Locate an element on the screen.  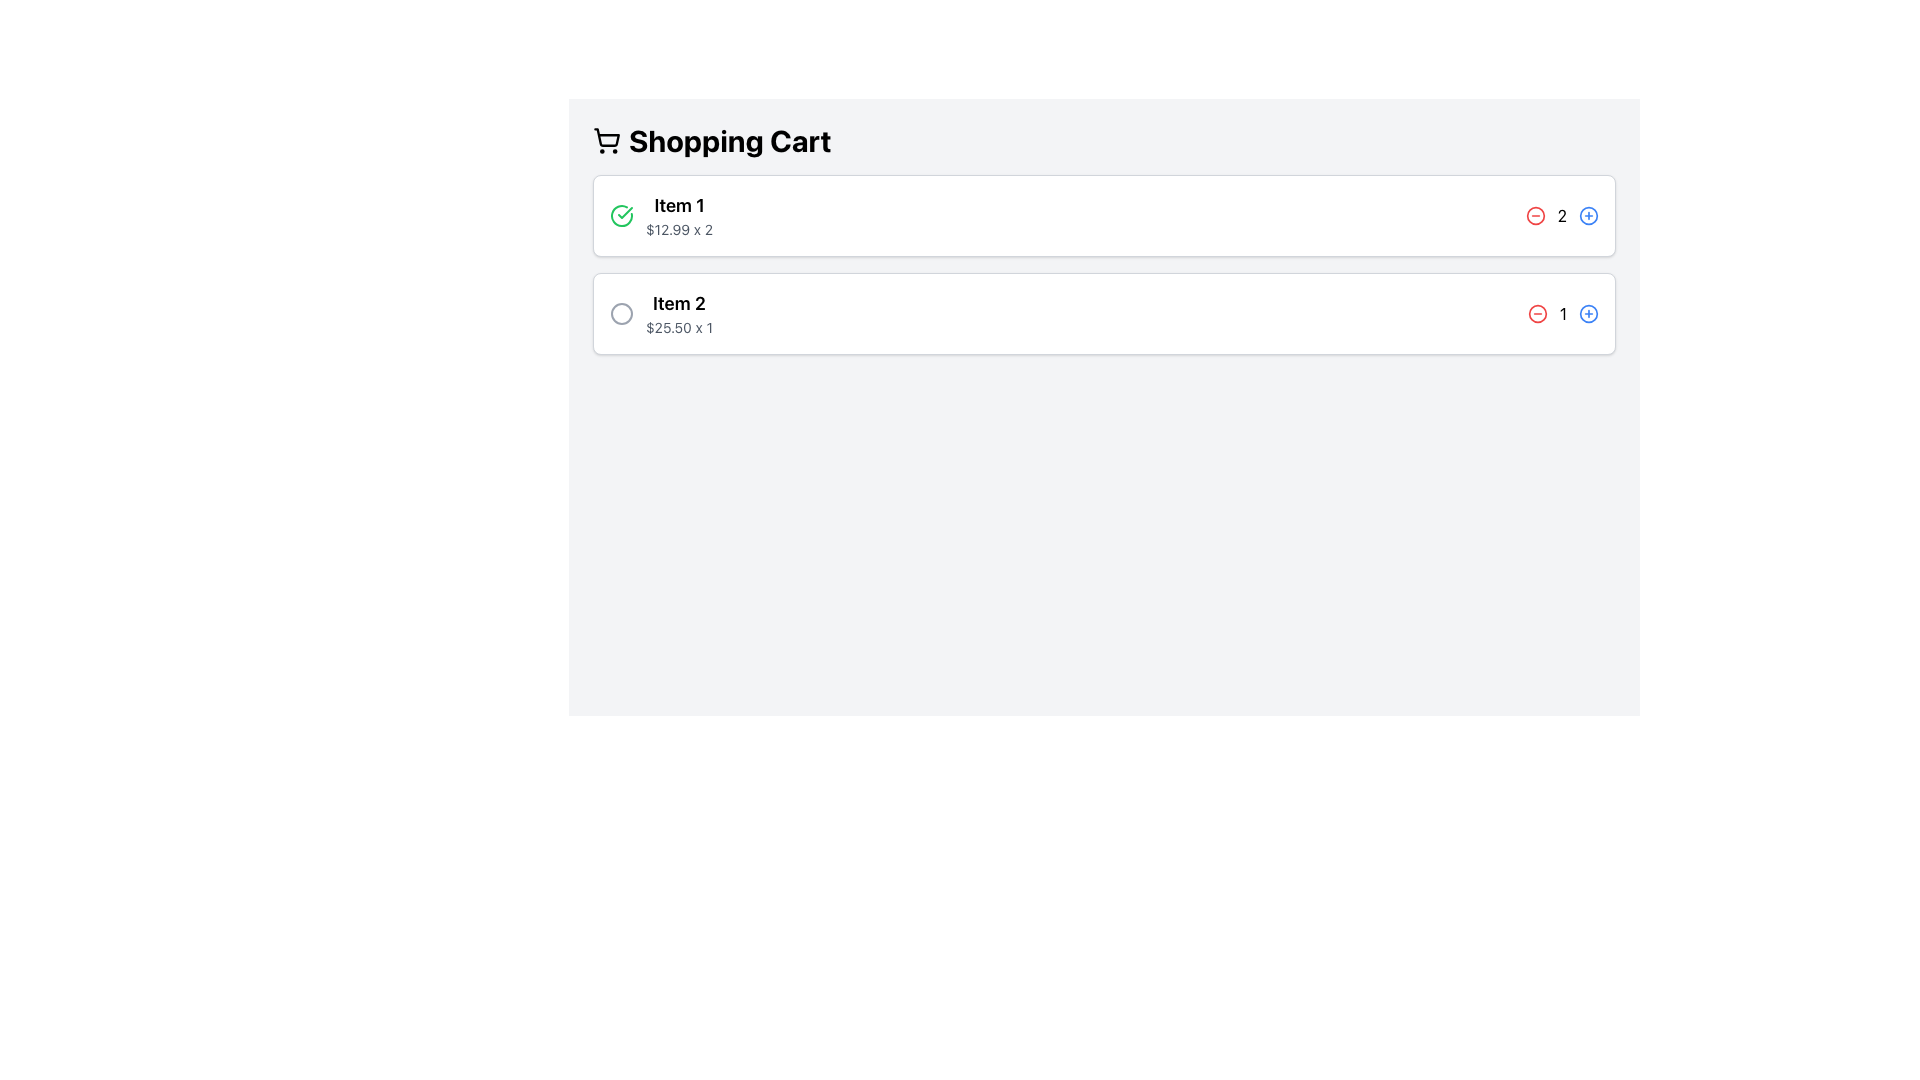
the Text block displaying 'Item 2' with price '$25.50 x 1', which is the second item in the shopping cart interface is located at coordinates (679, 313).